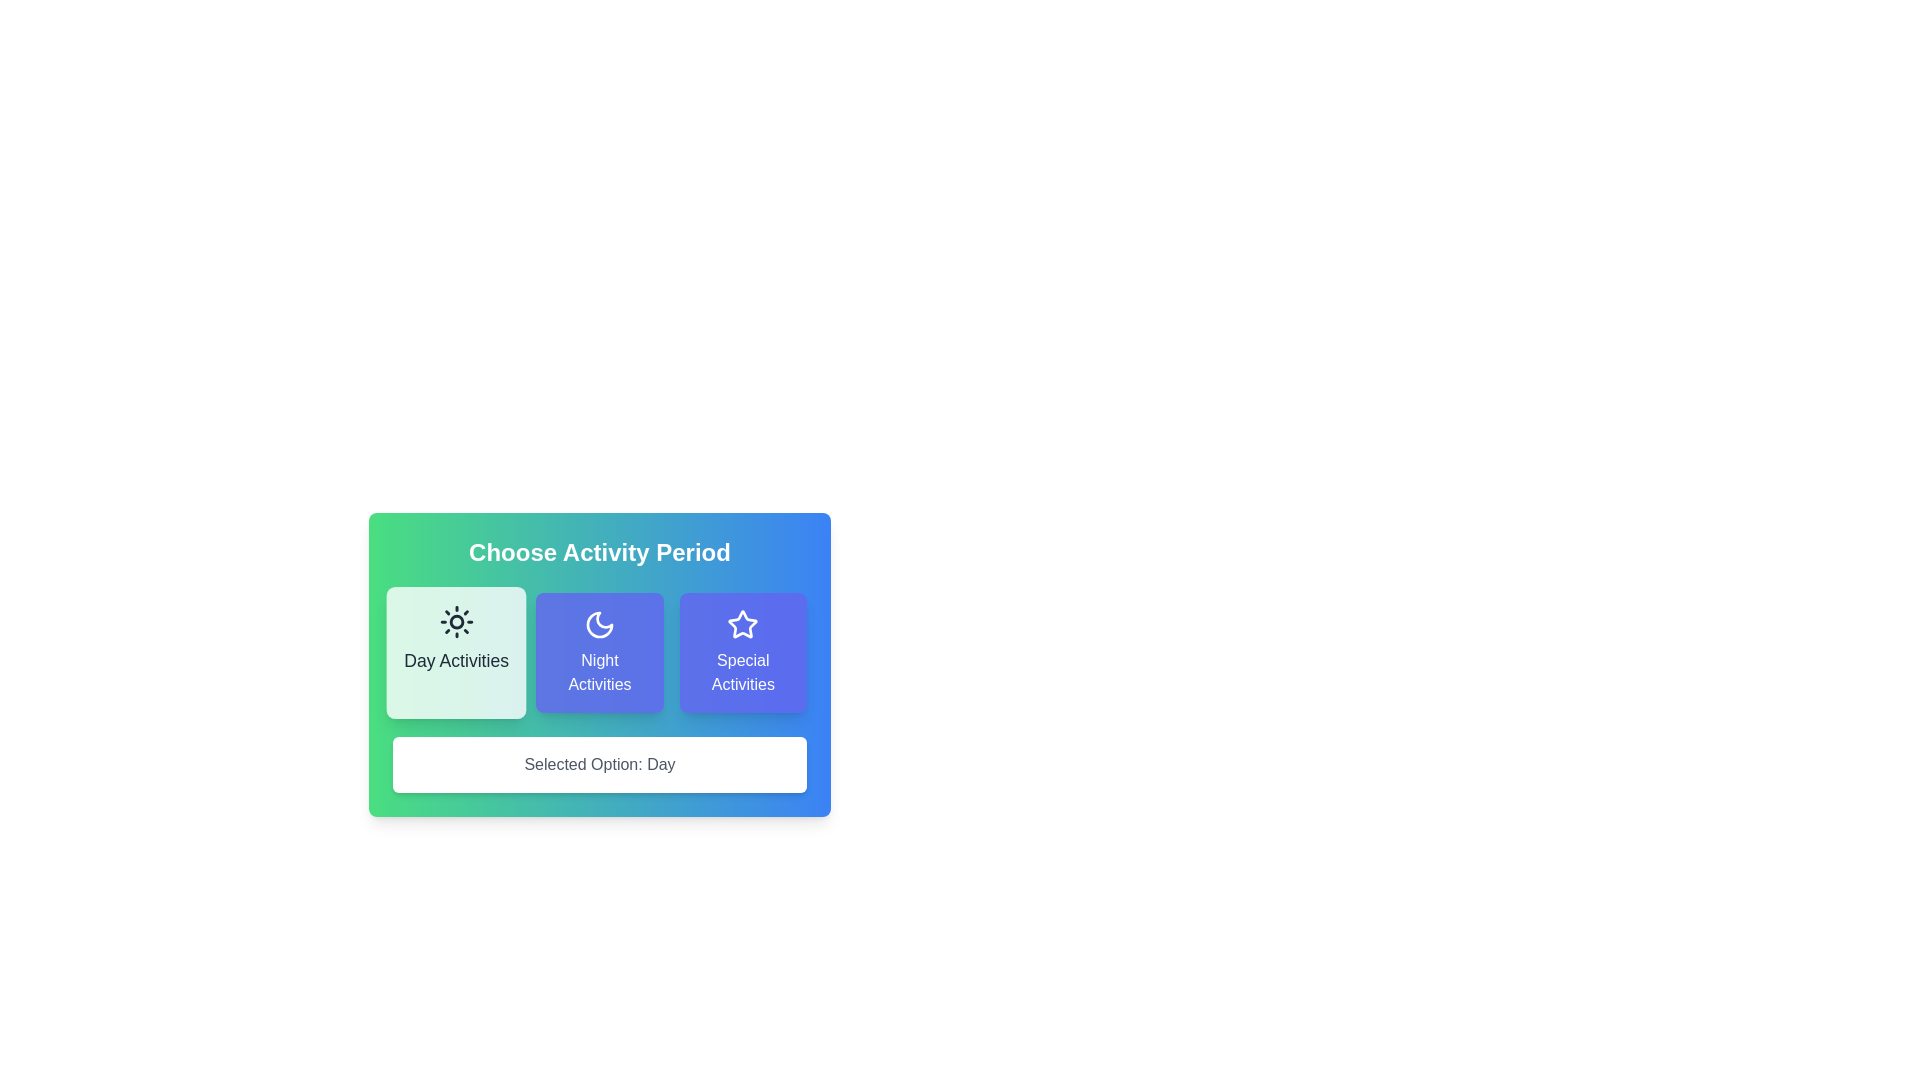 This screenshot has width=1920, height=1080. Describe the element at coordinates (599, 652) in the screenshot. I see `the 'Night Activities' button, which is the second button in a group of three horizontally arranged buttons` at that location.